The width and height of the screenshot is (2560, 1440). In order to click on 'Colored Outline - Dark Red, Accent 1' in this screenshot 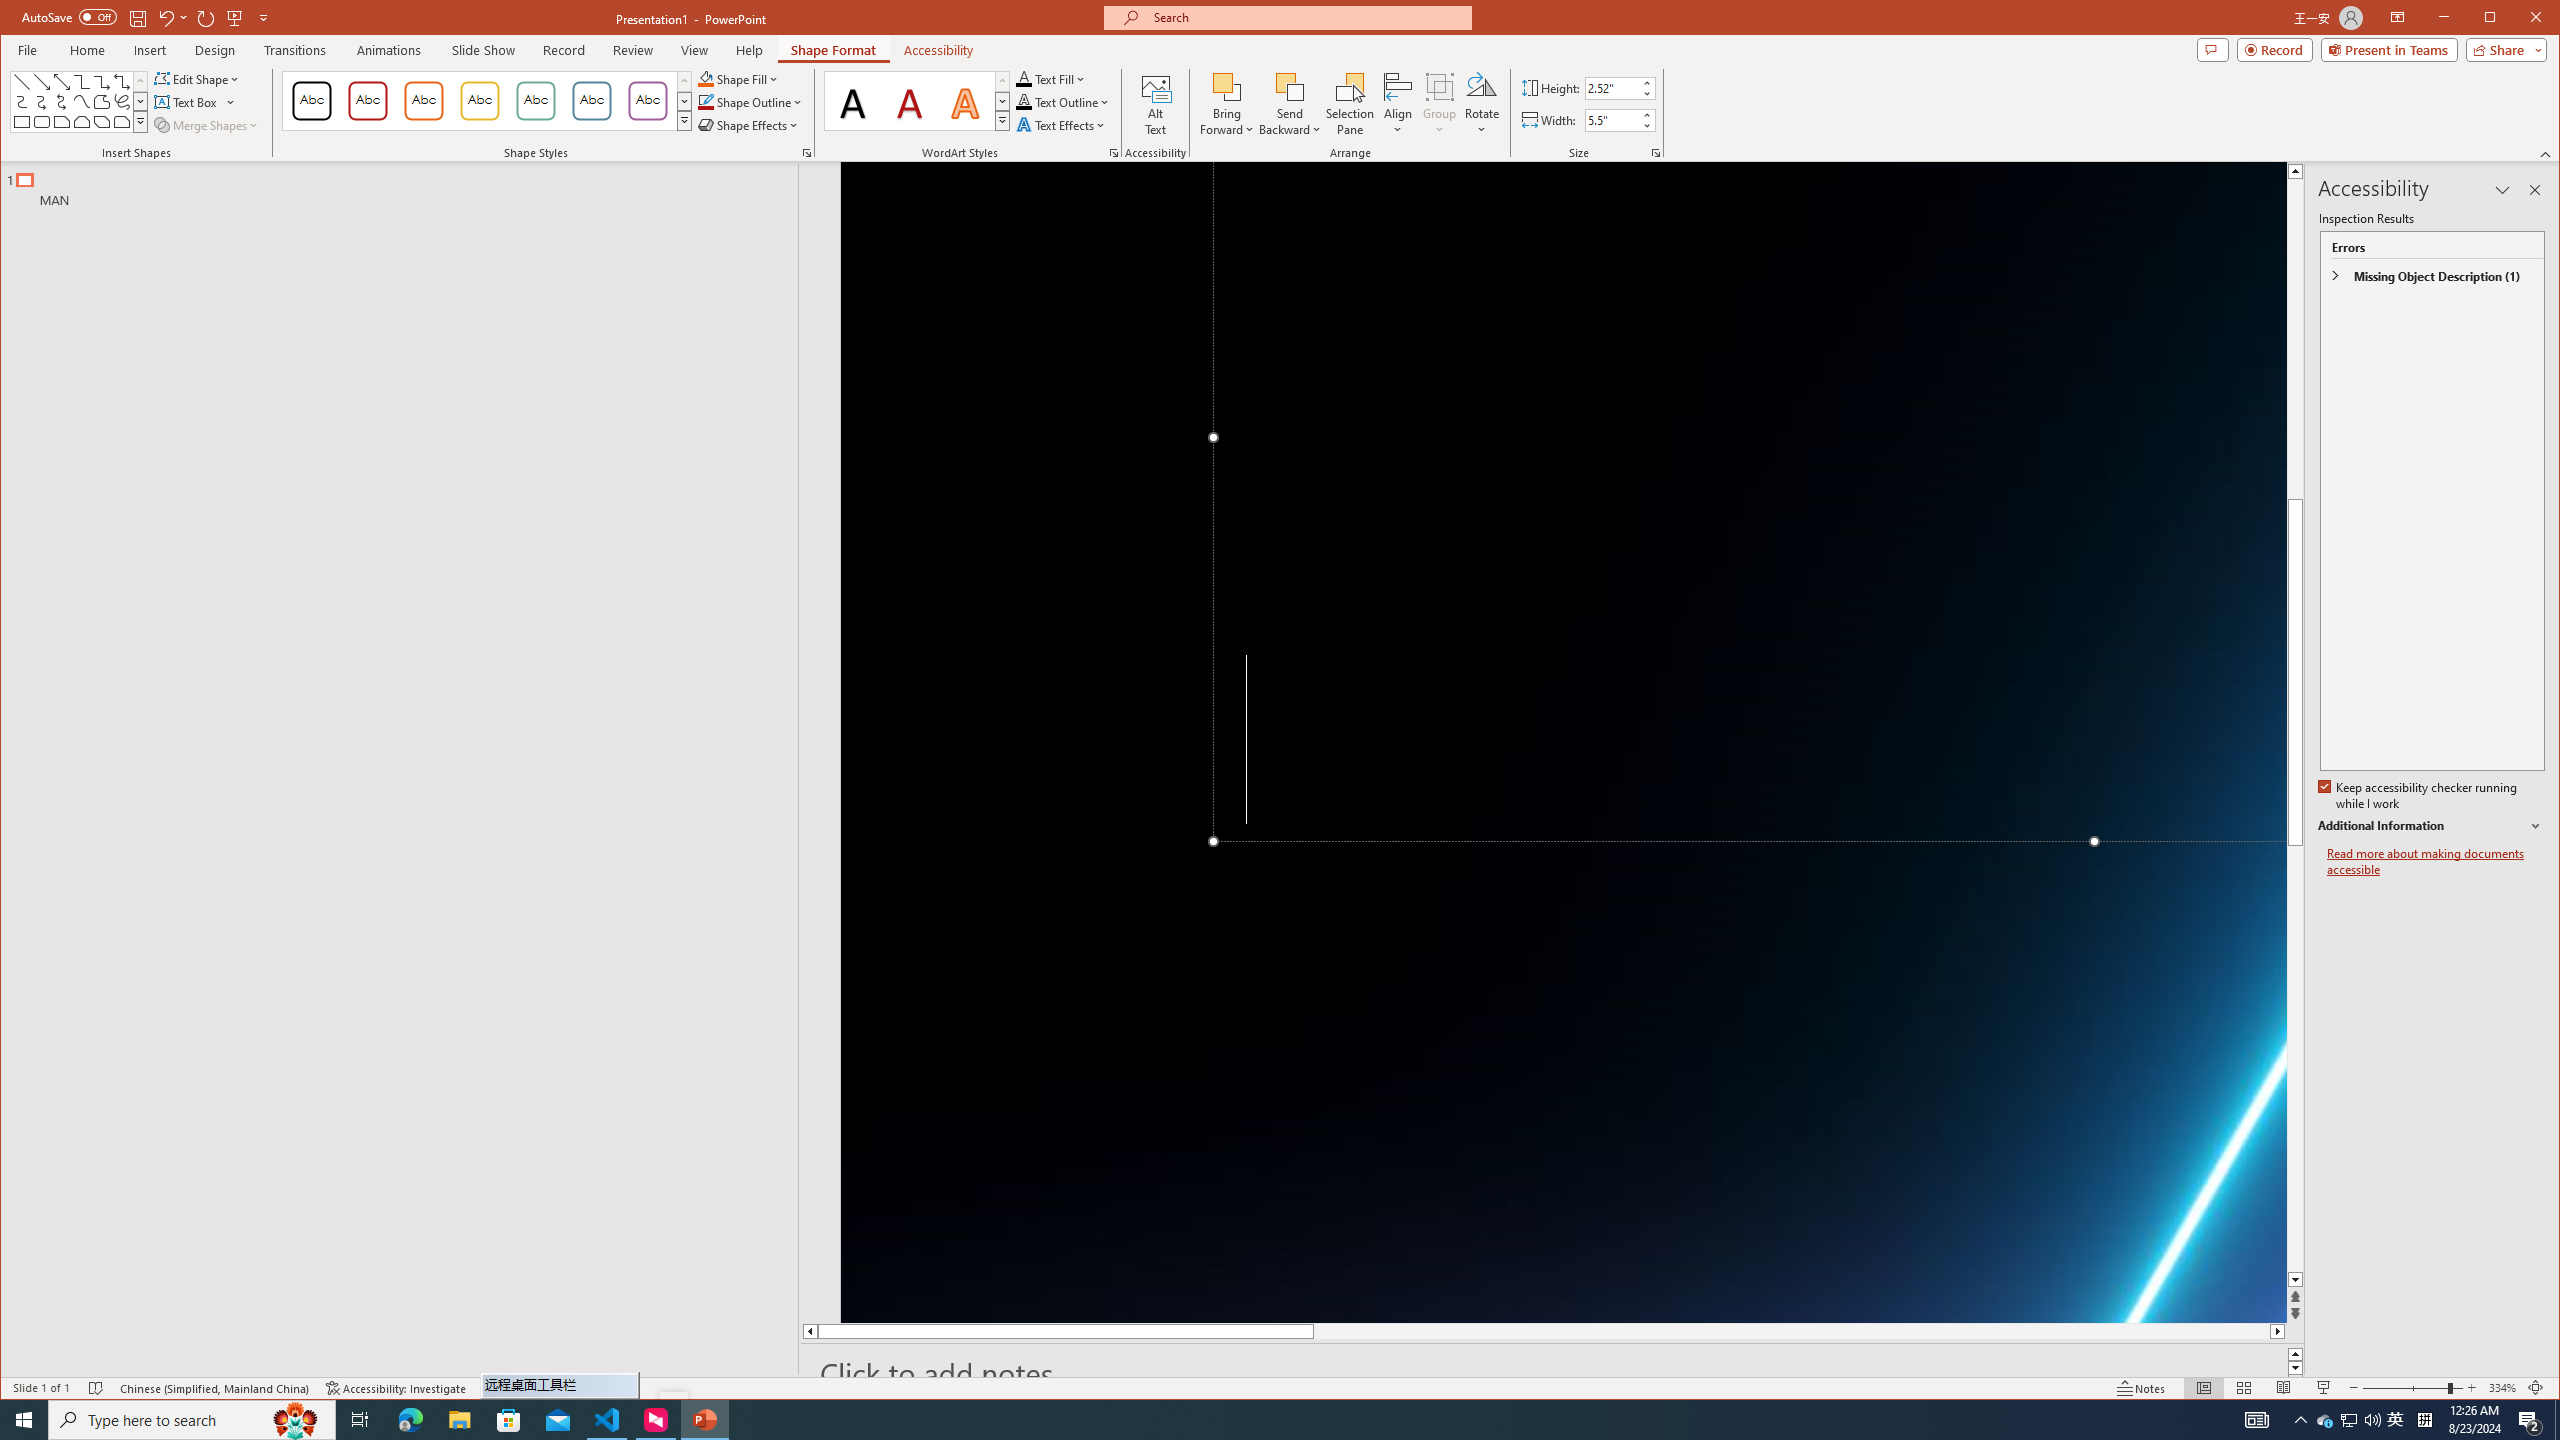, I will do `click(367, 100)`.